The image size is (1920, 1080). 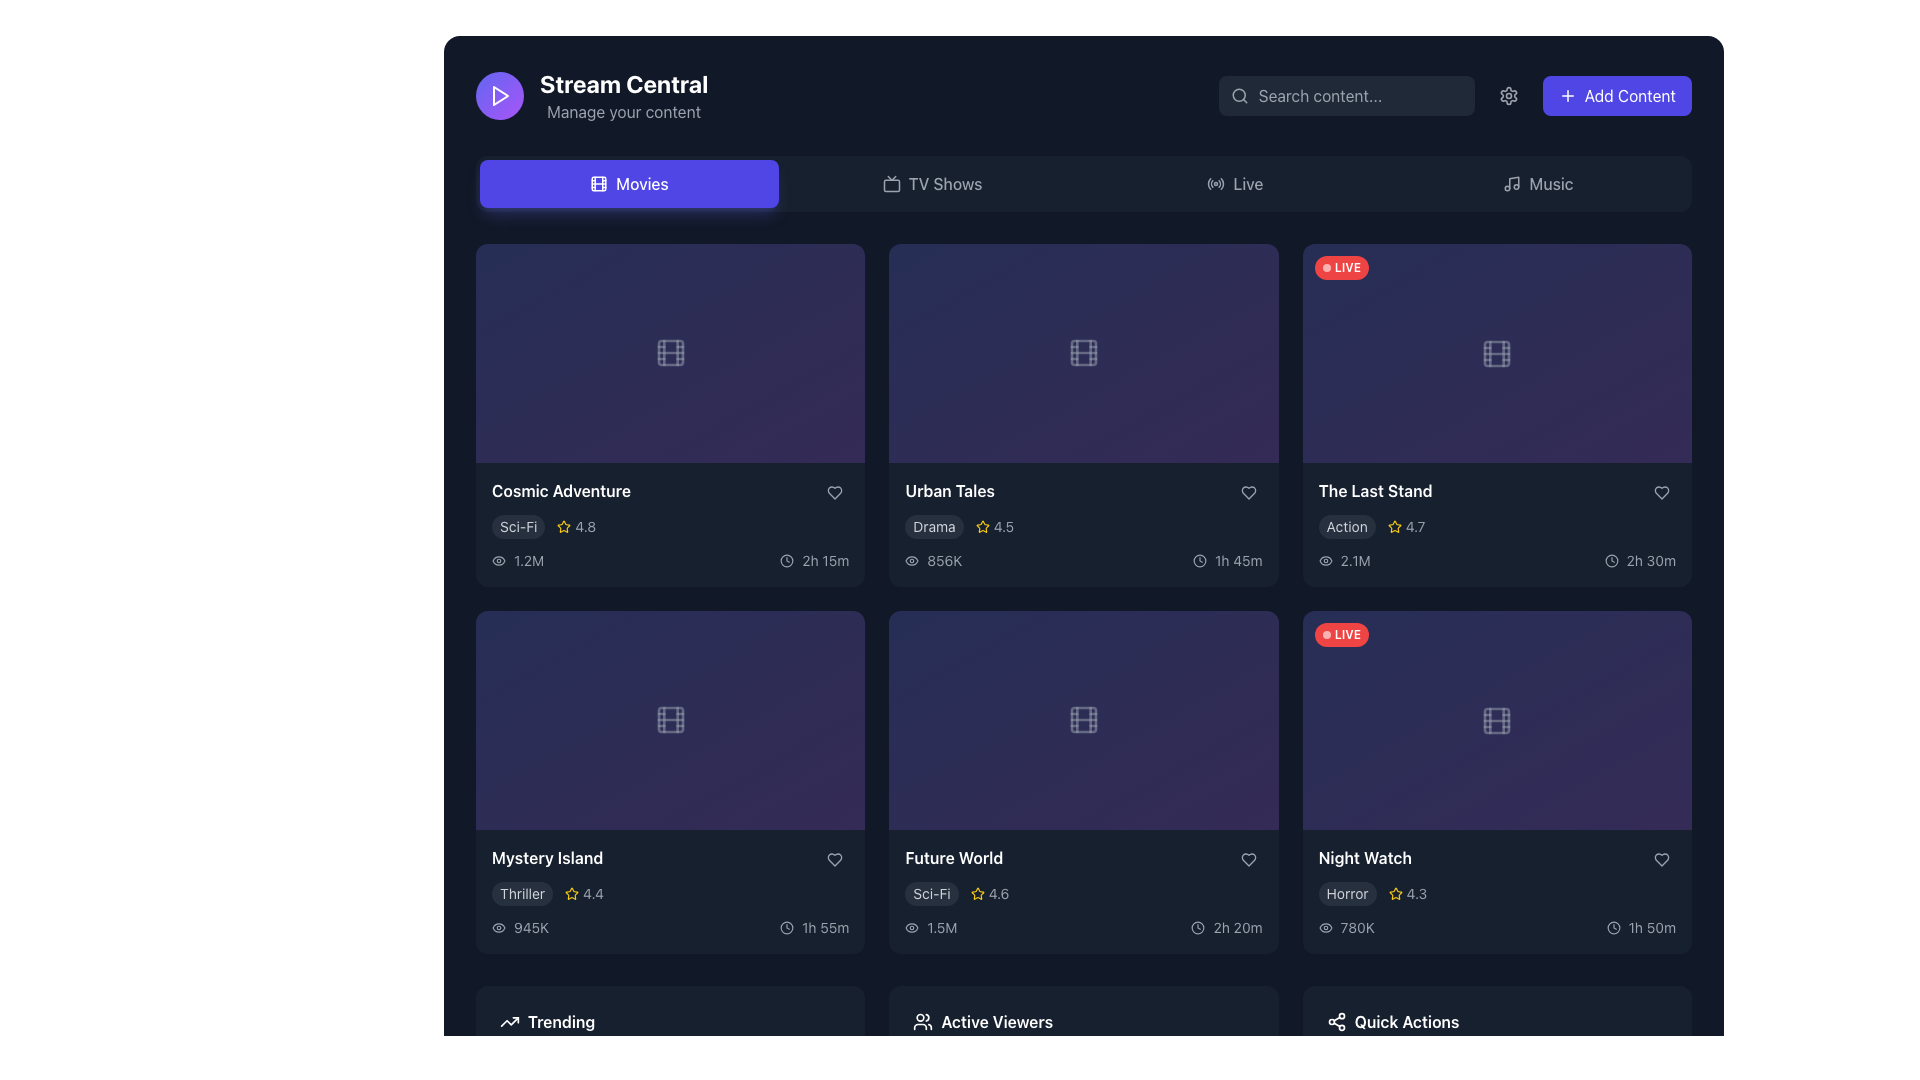 I want to click on the 'Stream Central' text label, which is a bold, large-sized white text on a dark background, positioned near the upper left area of the interface, so click(x=623, y=83).